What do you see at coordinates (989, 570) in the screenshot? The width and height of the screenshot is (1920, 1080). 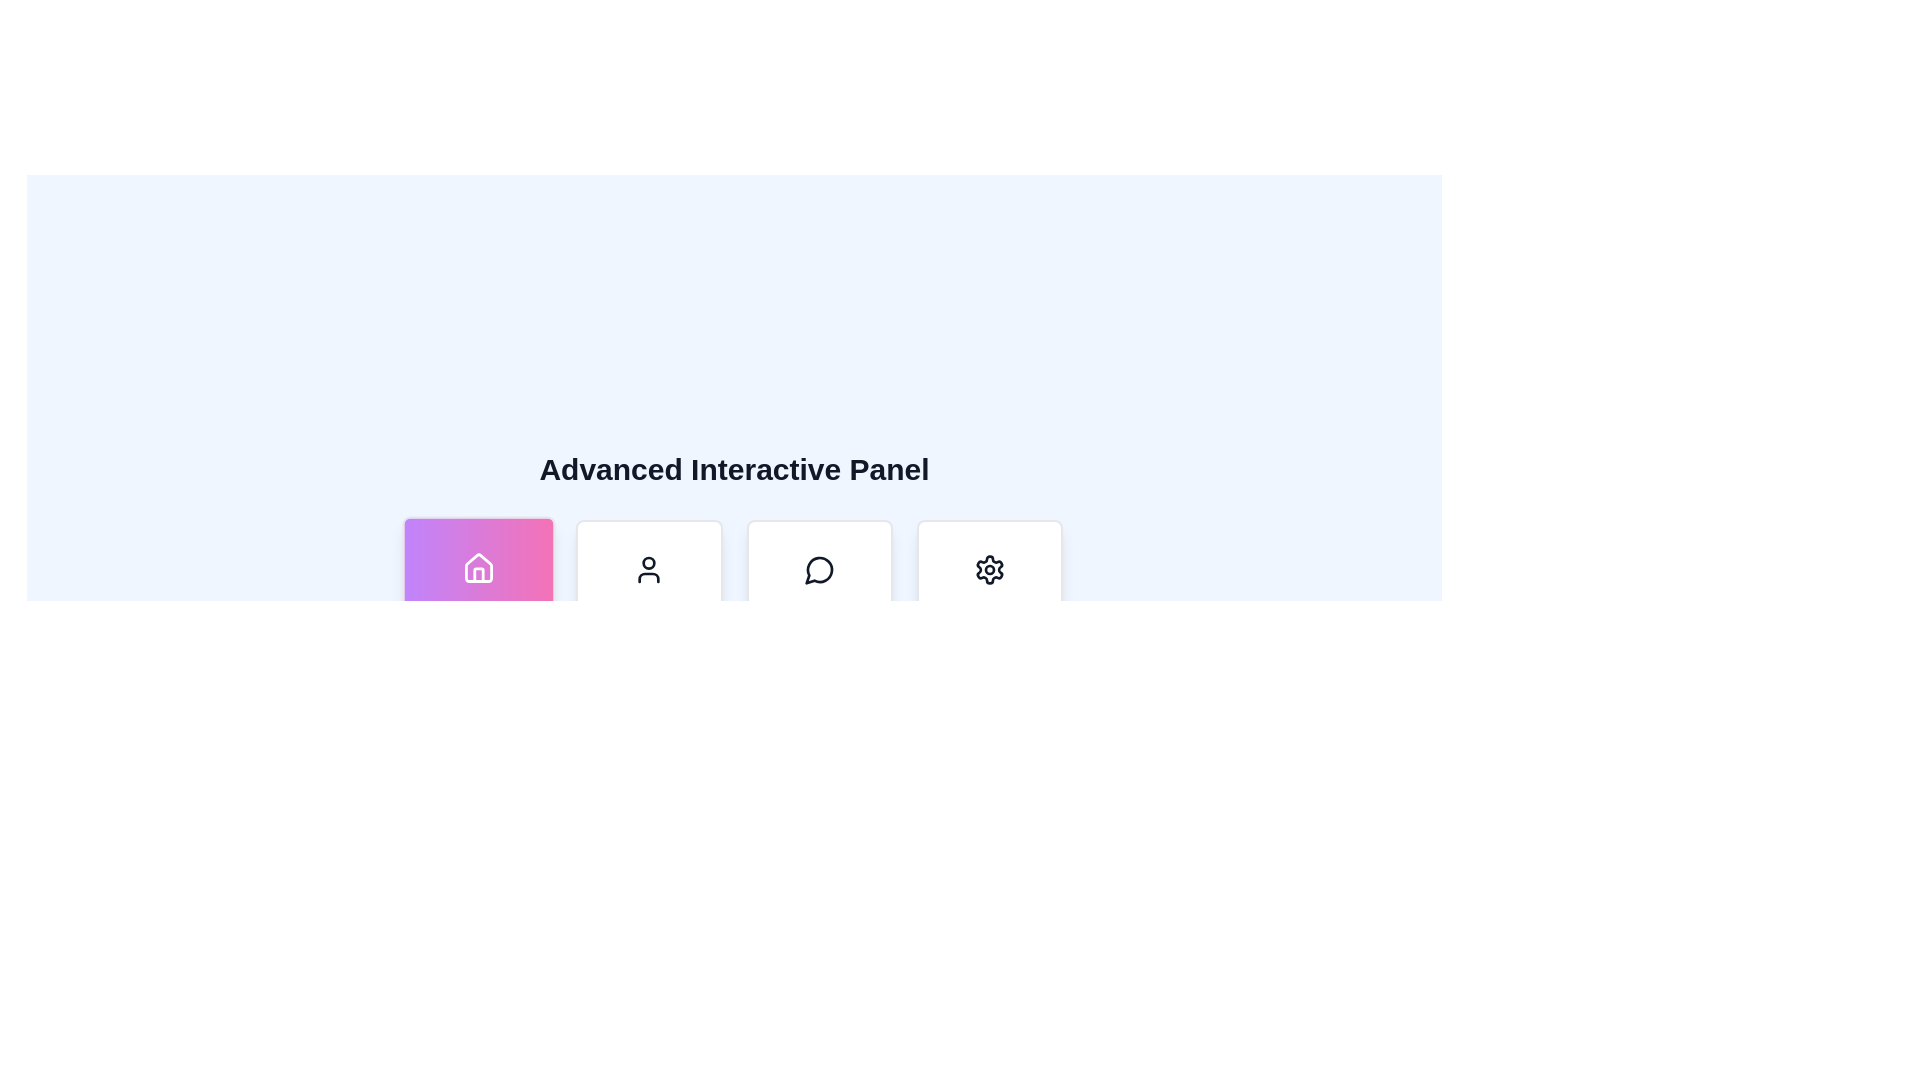 I see `the settings icon located at the top center of the 'Settings' box` at bounding box center [989, 570].